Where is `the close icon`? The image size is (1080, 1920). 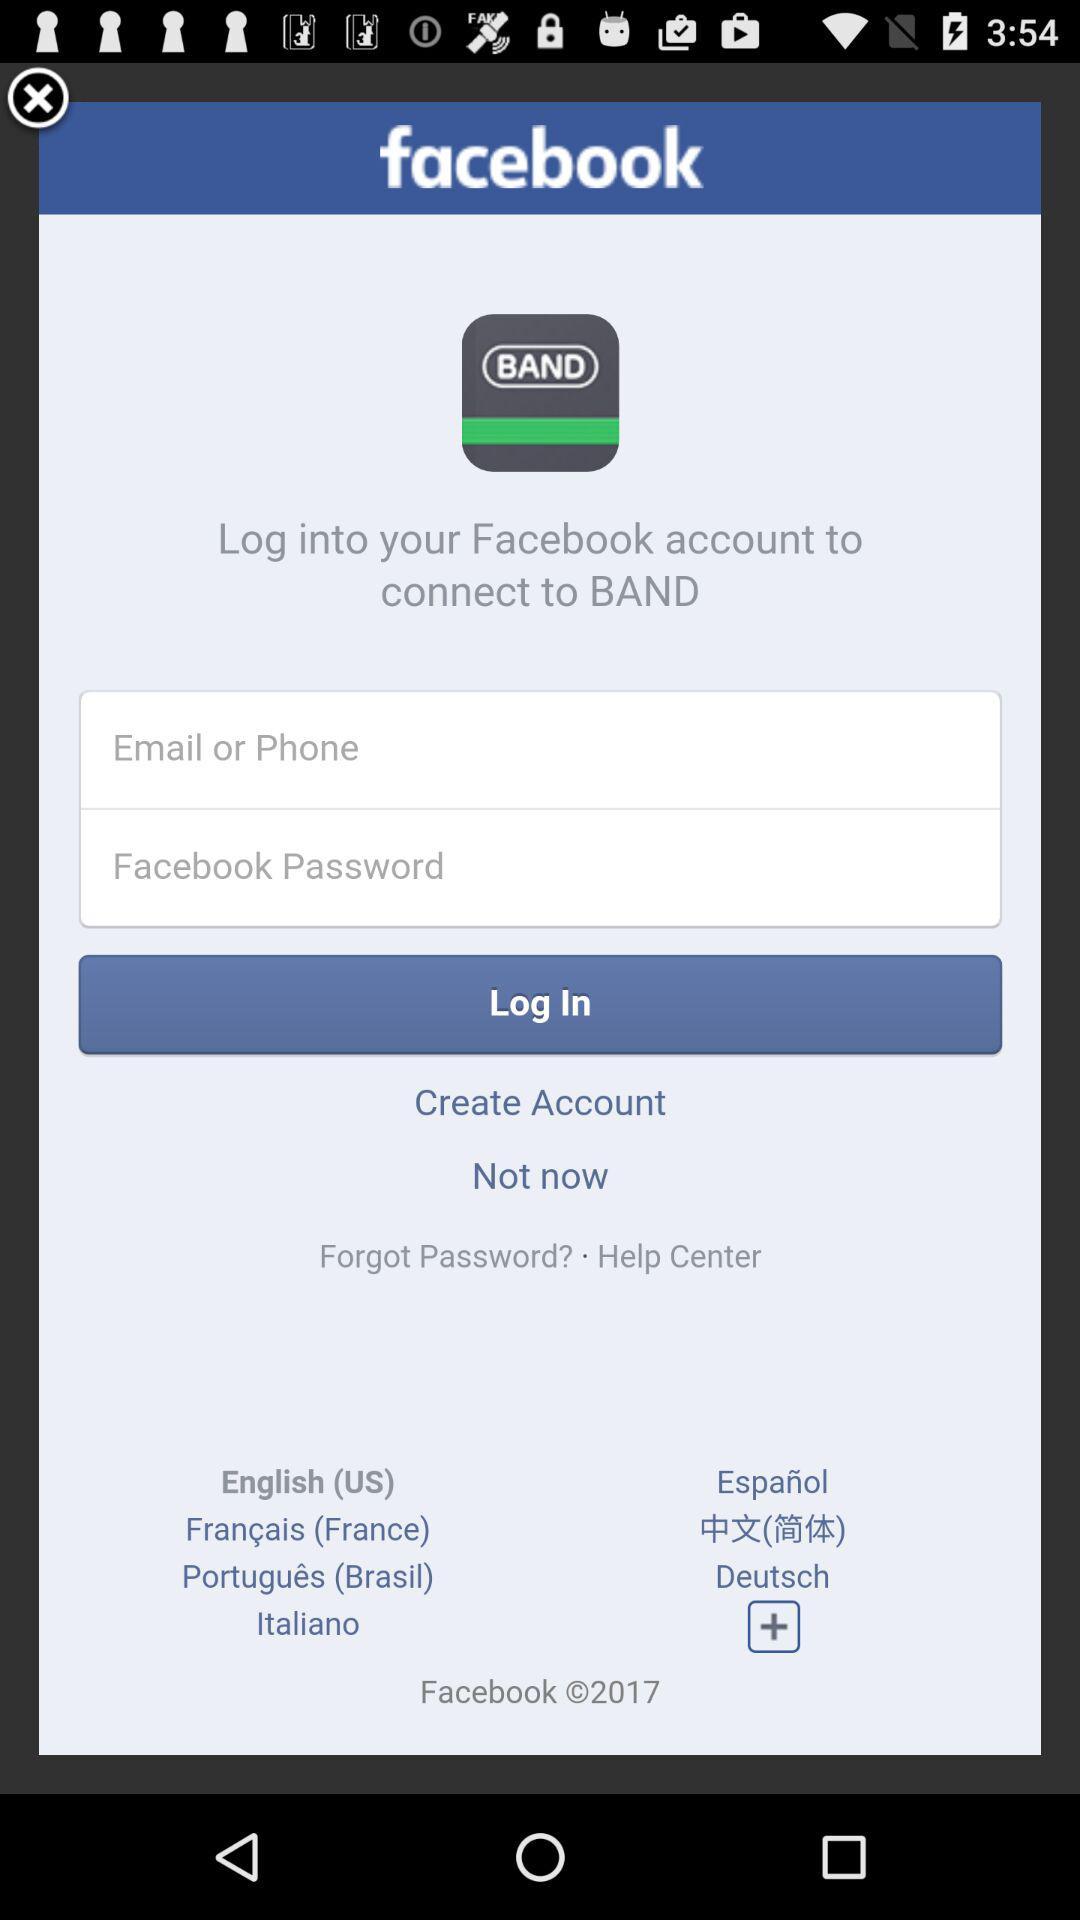
the close icon is located at coordinates (38, 107).